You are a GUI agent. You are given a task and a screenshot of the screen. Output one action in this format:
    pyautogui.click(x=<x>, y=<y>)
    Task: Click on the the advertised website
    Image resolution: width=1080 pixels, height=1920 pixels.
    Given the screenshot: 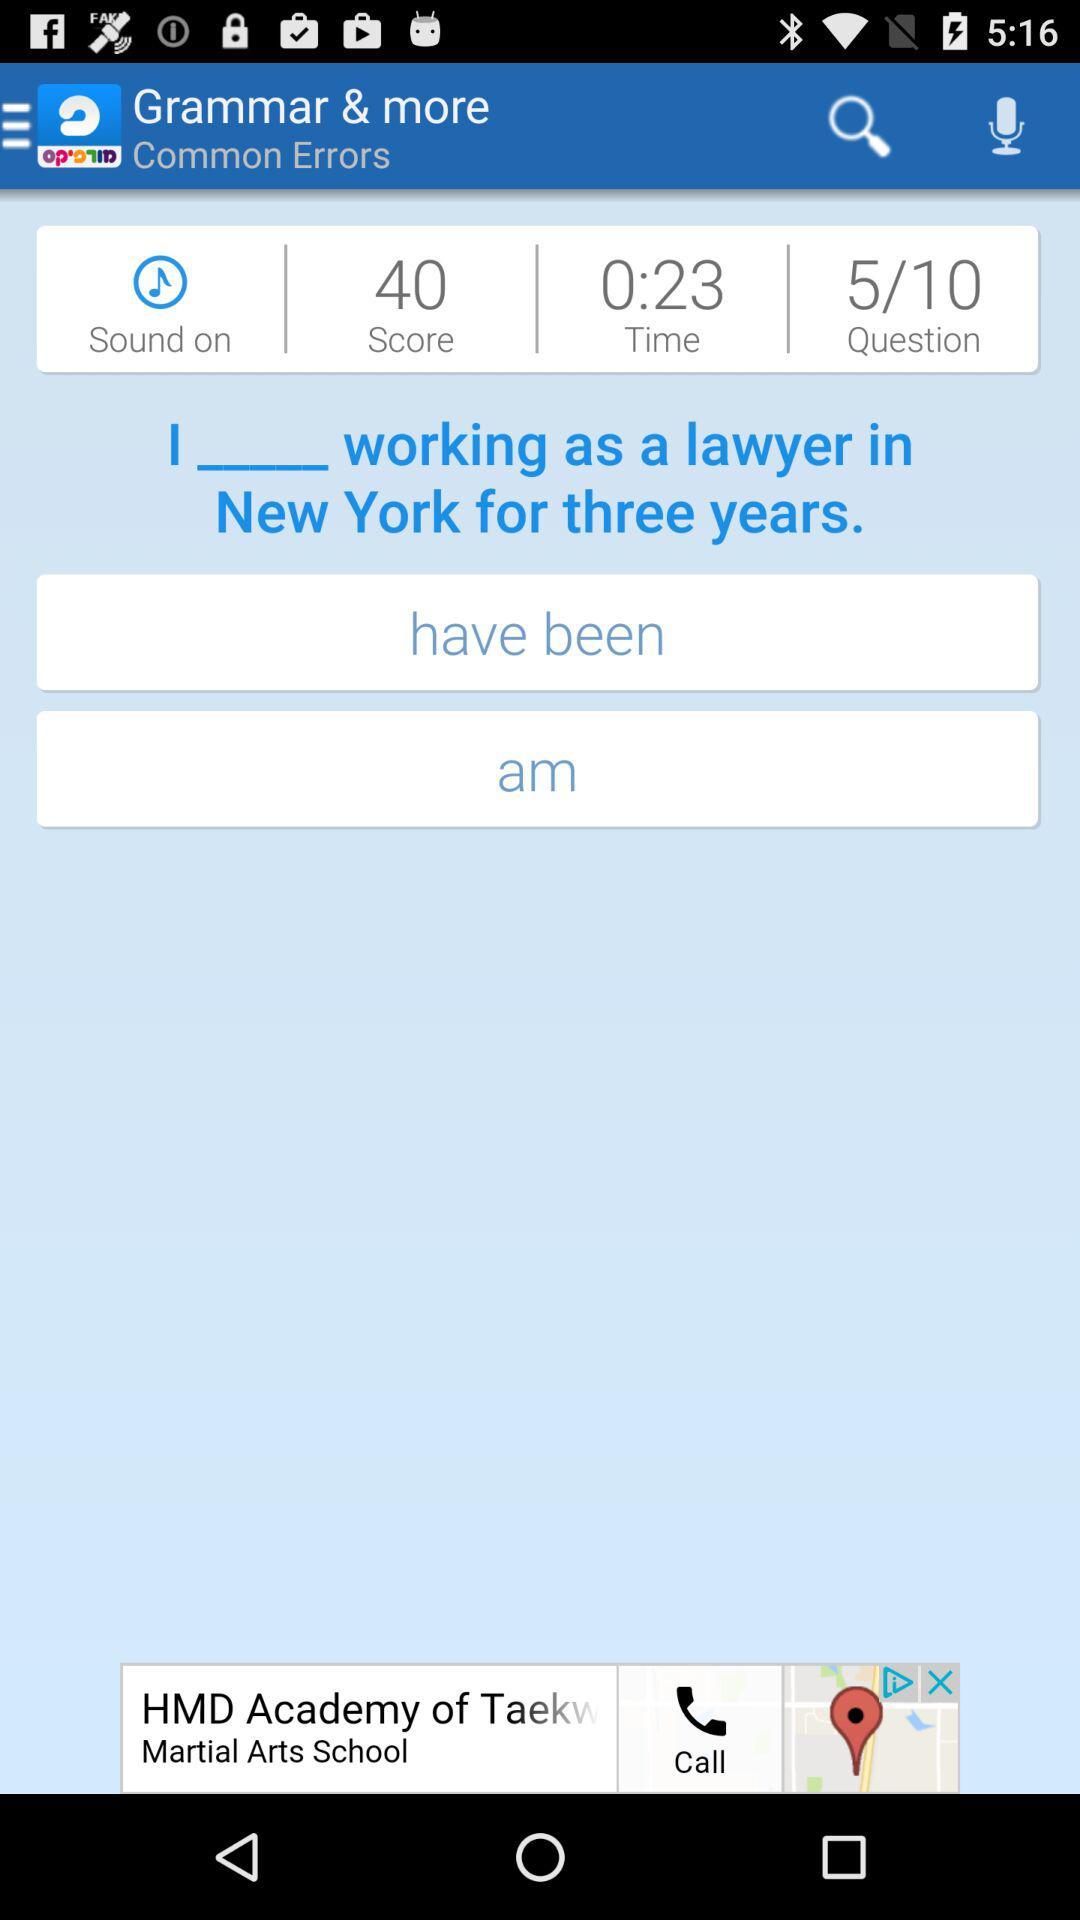 What is the action you would take?
    pyautogui.click(x=540, y=1727)
    